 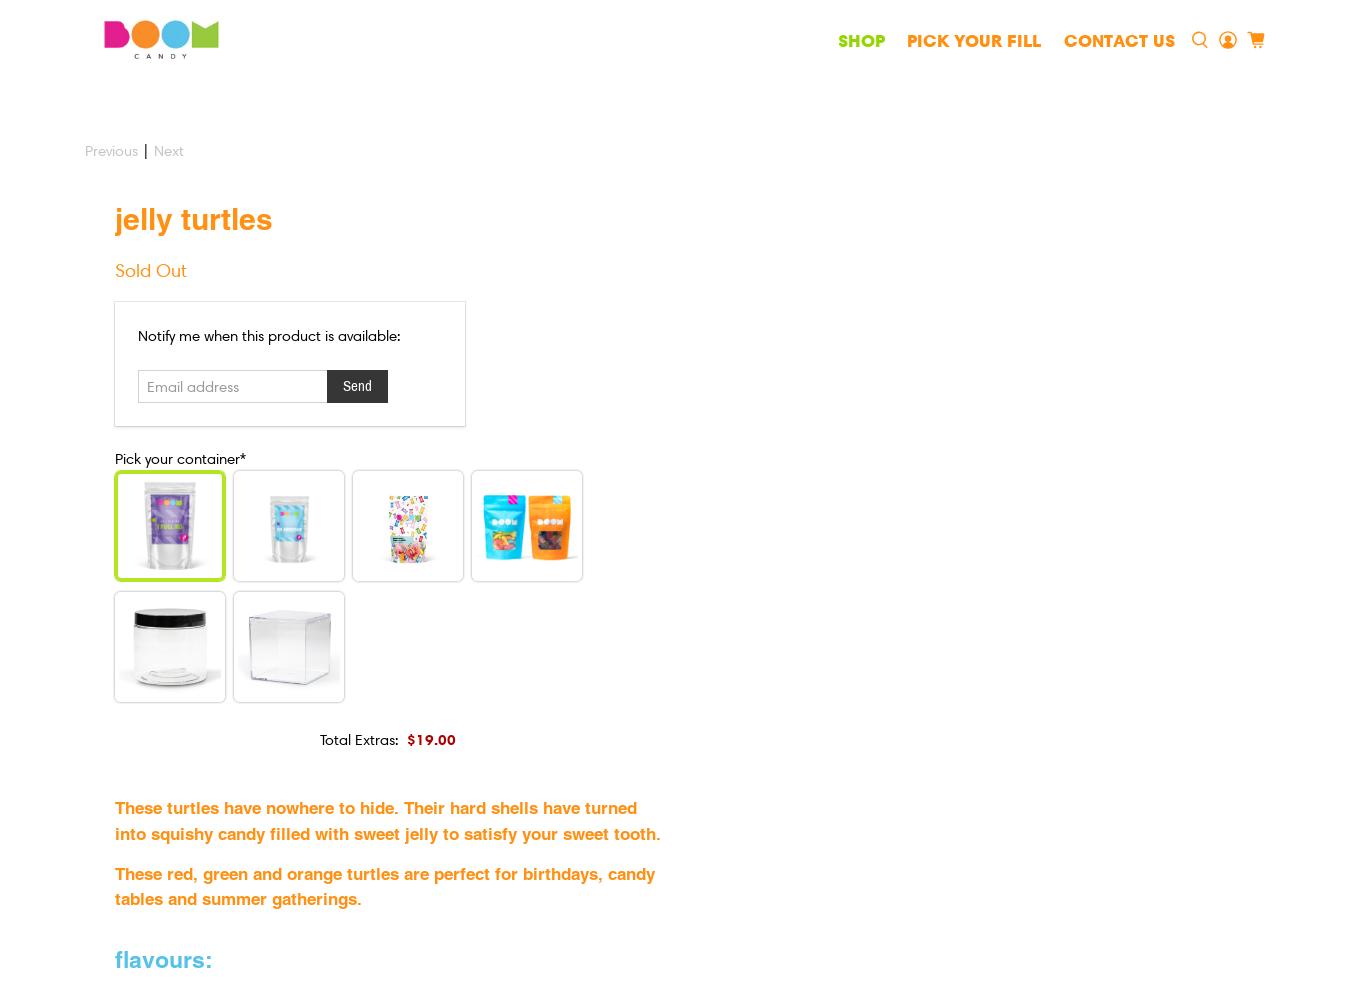 What do you see at coordinates (169, 151) in the screenshot?
I see `'Next'` at bounding box center [169, 151].